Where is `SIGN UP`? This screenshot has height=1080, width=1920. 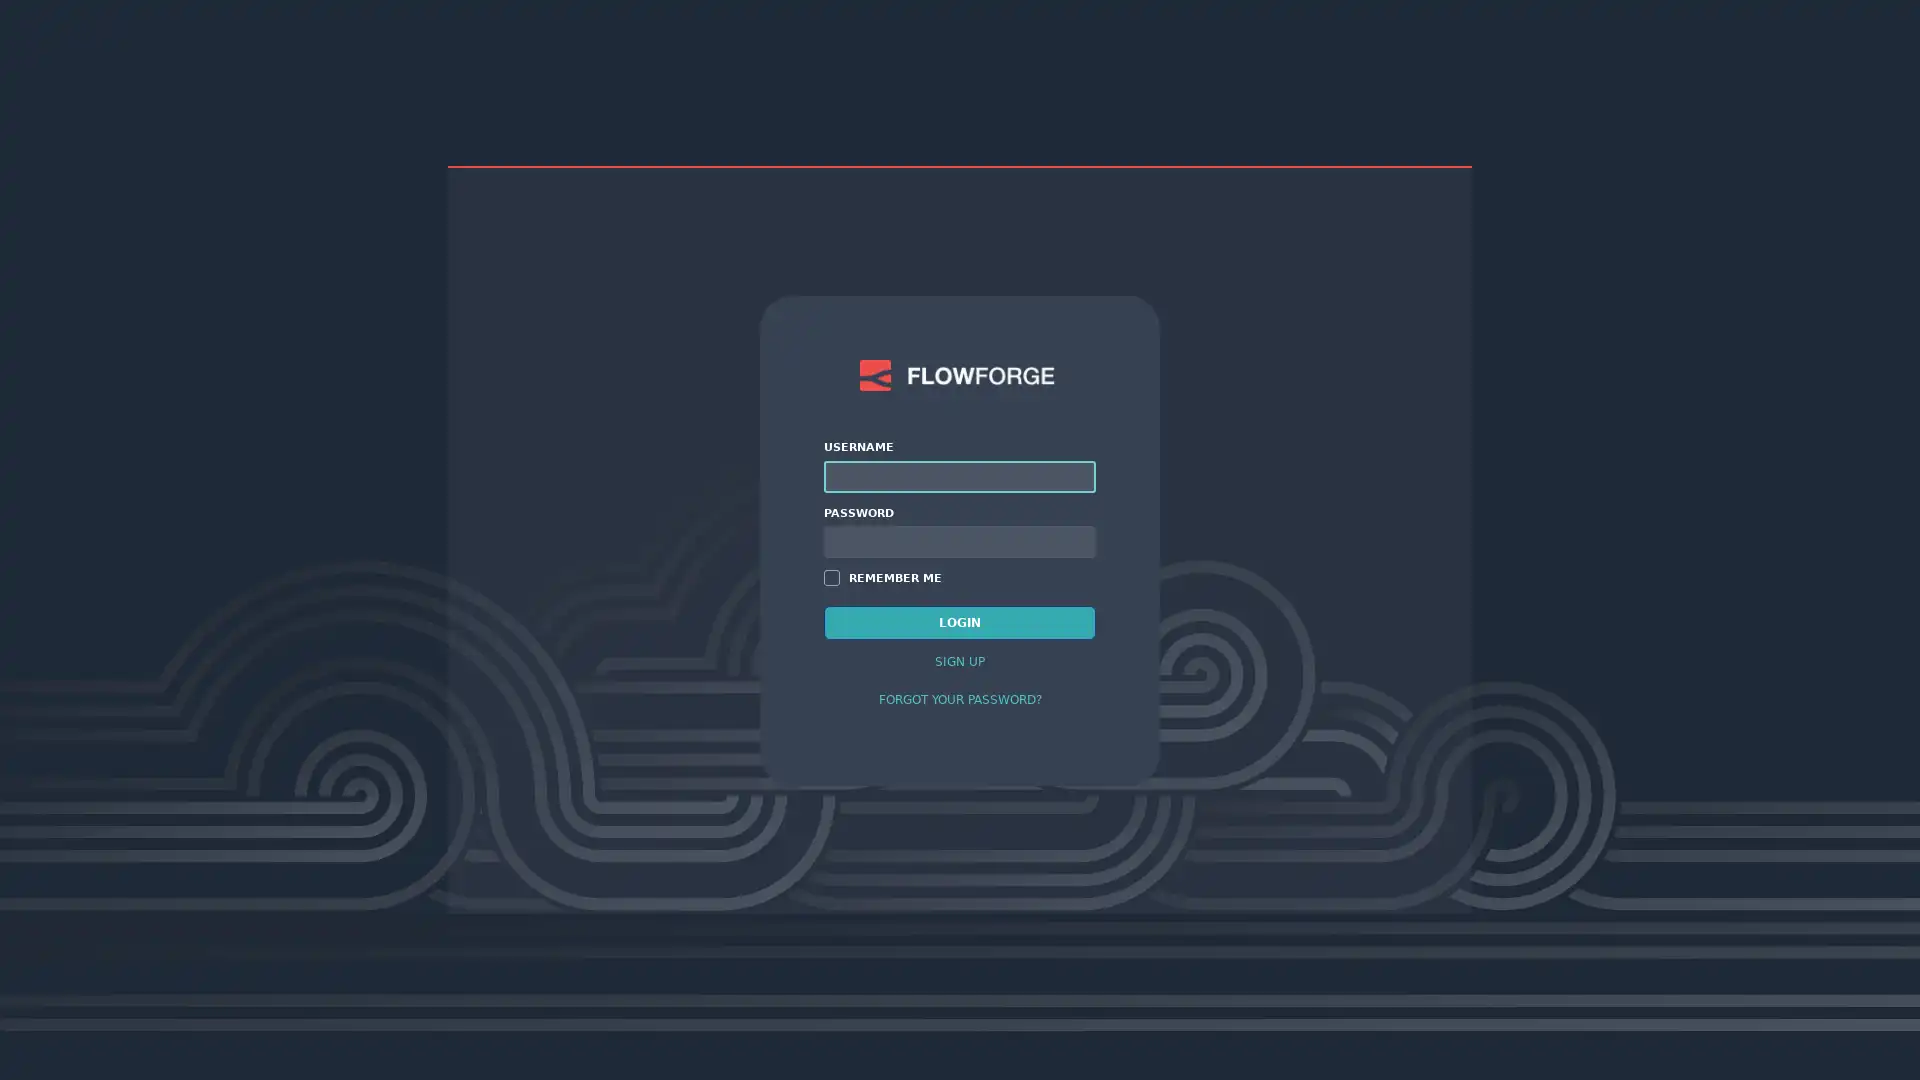
SIGN UP is located at coordinates (960, 660).